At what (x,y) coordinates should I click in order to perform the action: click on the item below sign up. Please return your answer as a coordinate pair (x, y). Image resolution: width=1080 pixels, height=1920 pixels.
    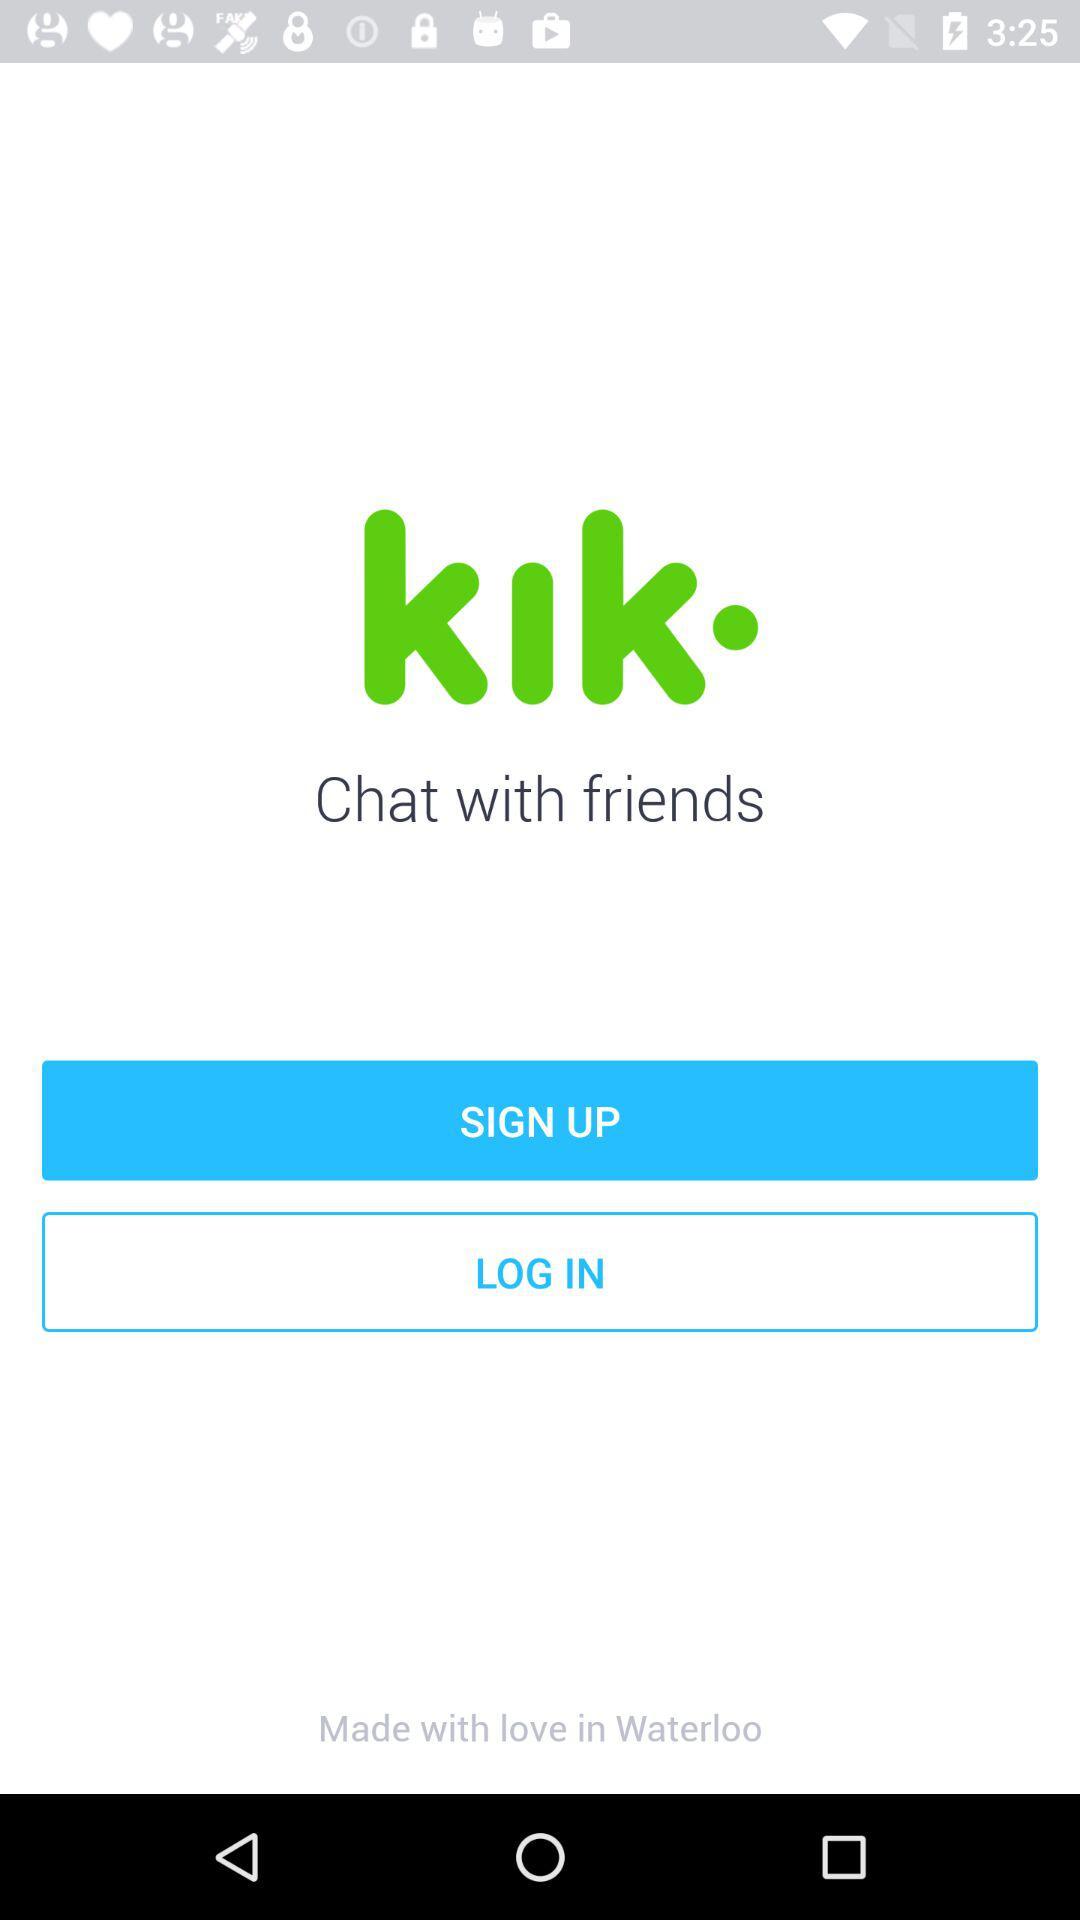
    Looking at the image, I should click on (540, 1271).